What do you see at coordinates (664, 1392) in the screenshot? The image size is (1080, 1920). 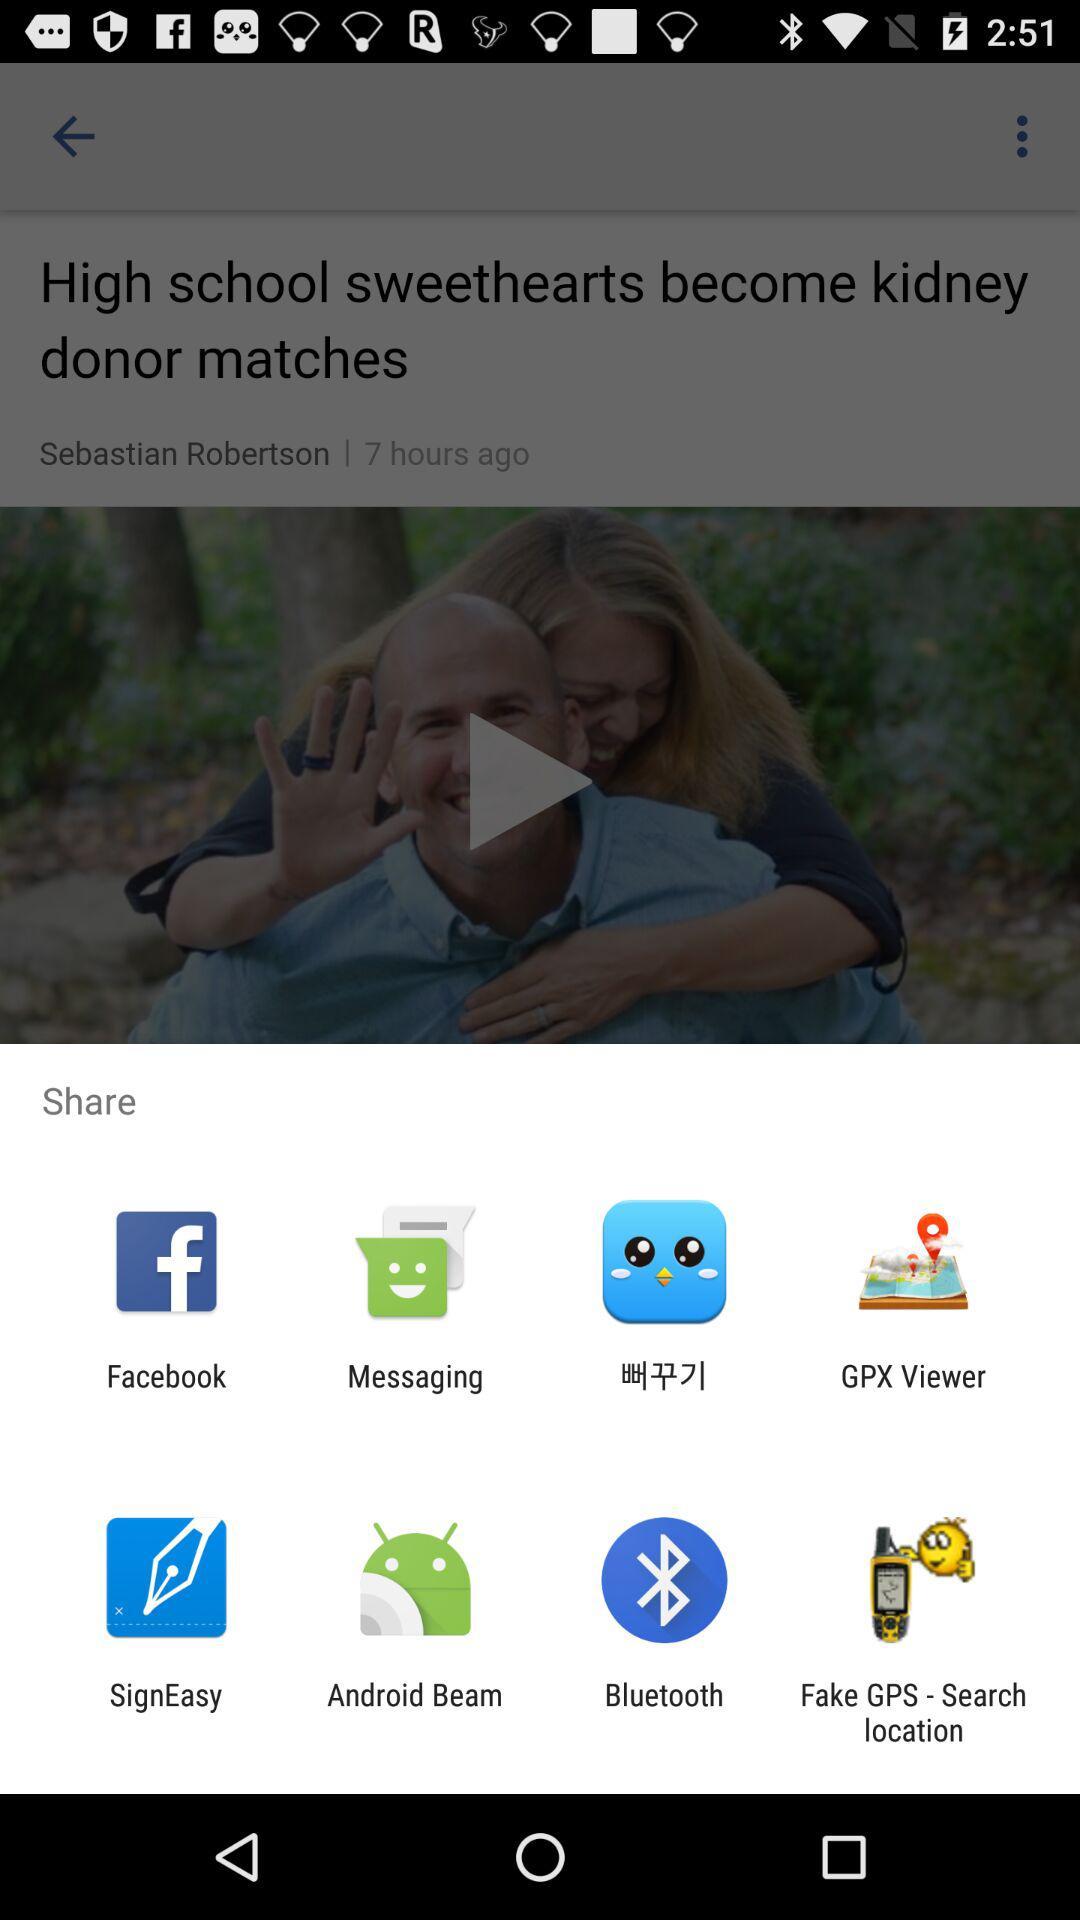 I see `the app next to the messaging app` at bounding box center [664, 1392].